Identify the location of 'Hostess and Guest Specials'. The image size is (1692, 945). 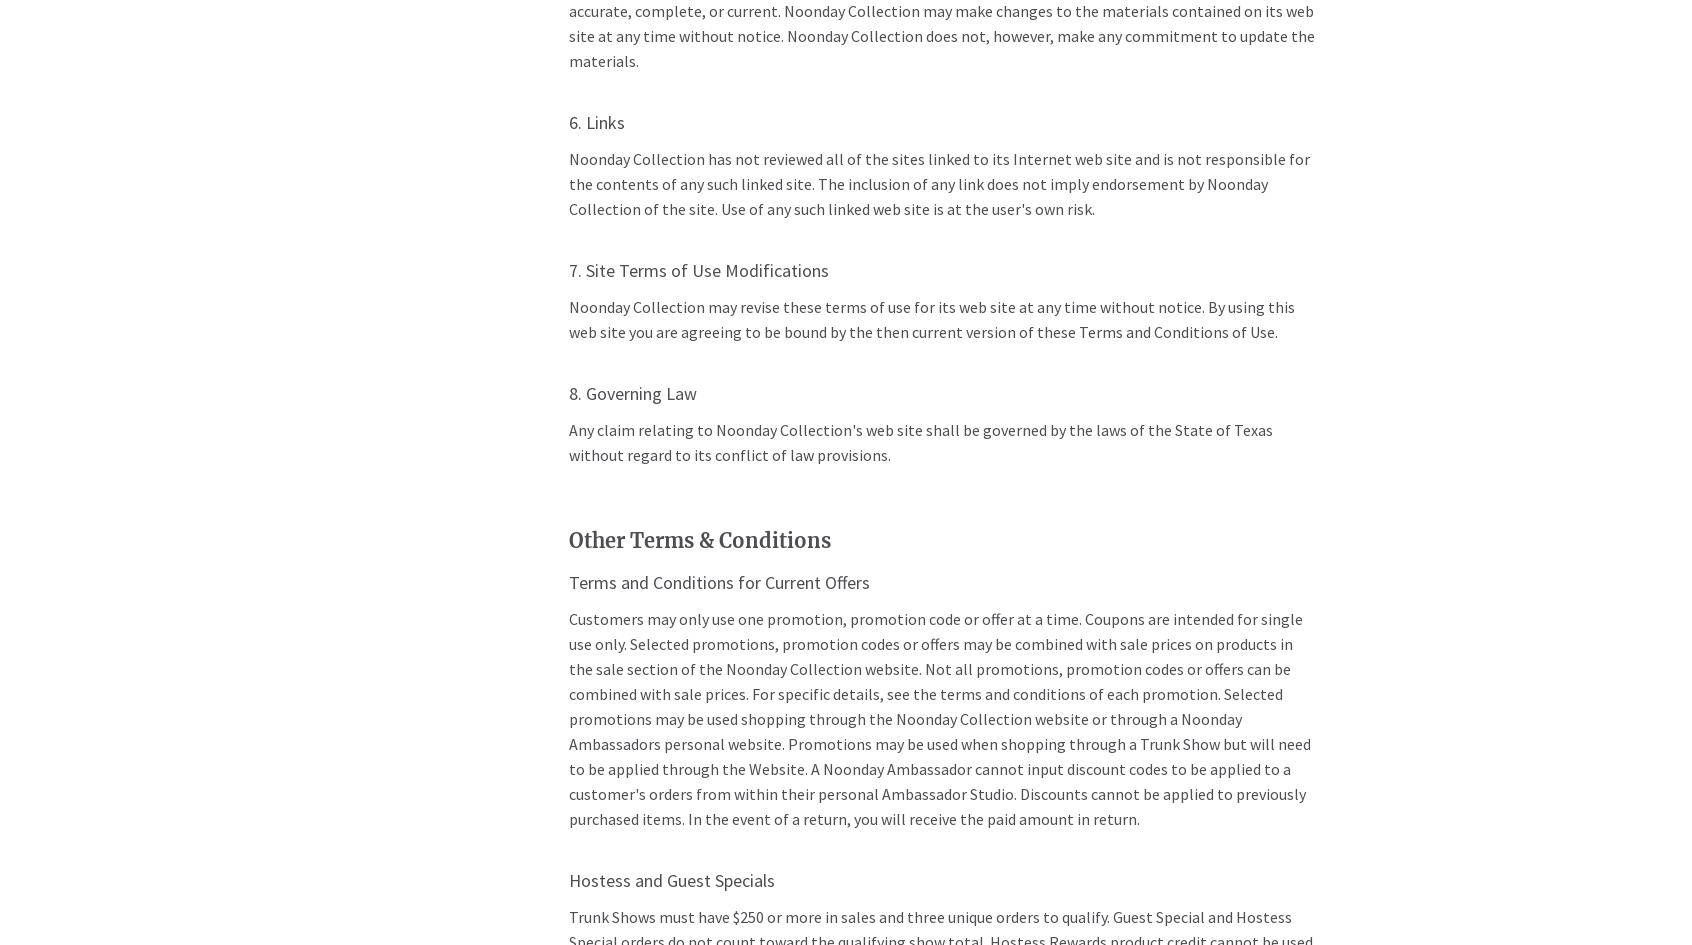
(671, 879).